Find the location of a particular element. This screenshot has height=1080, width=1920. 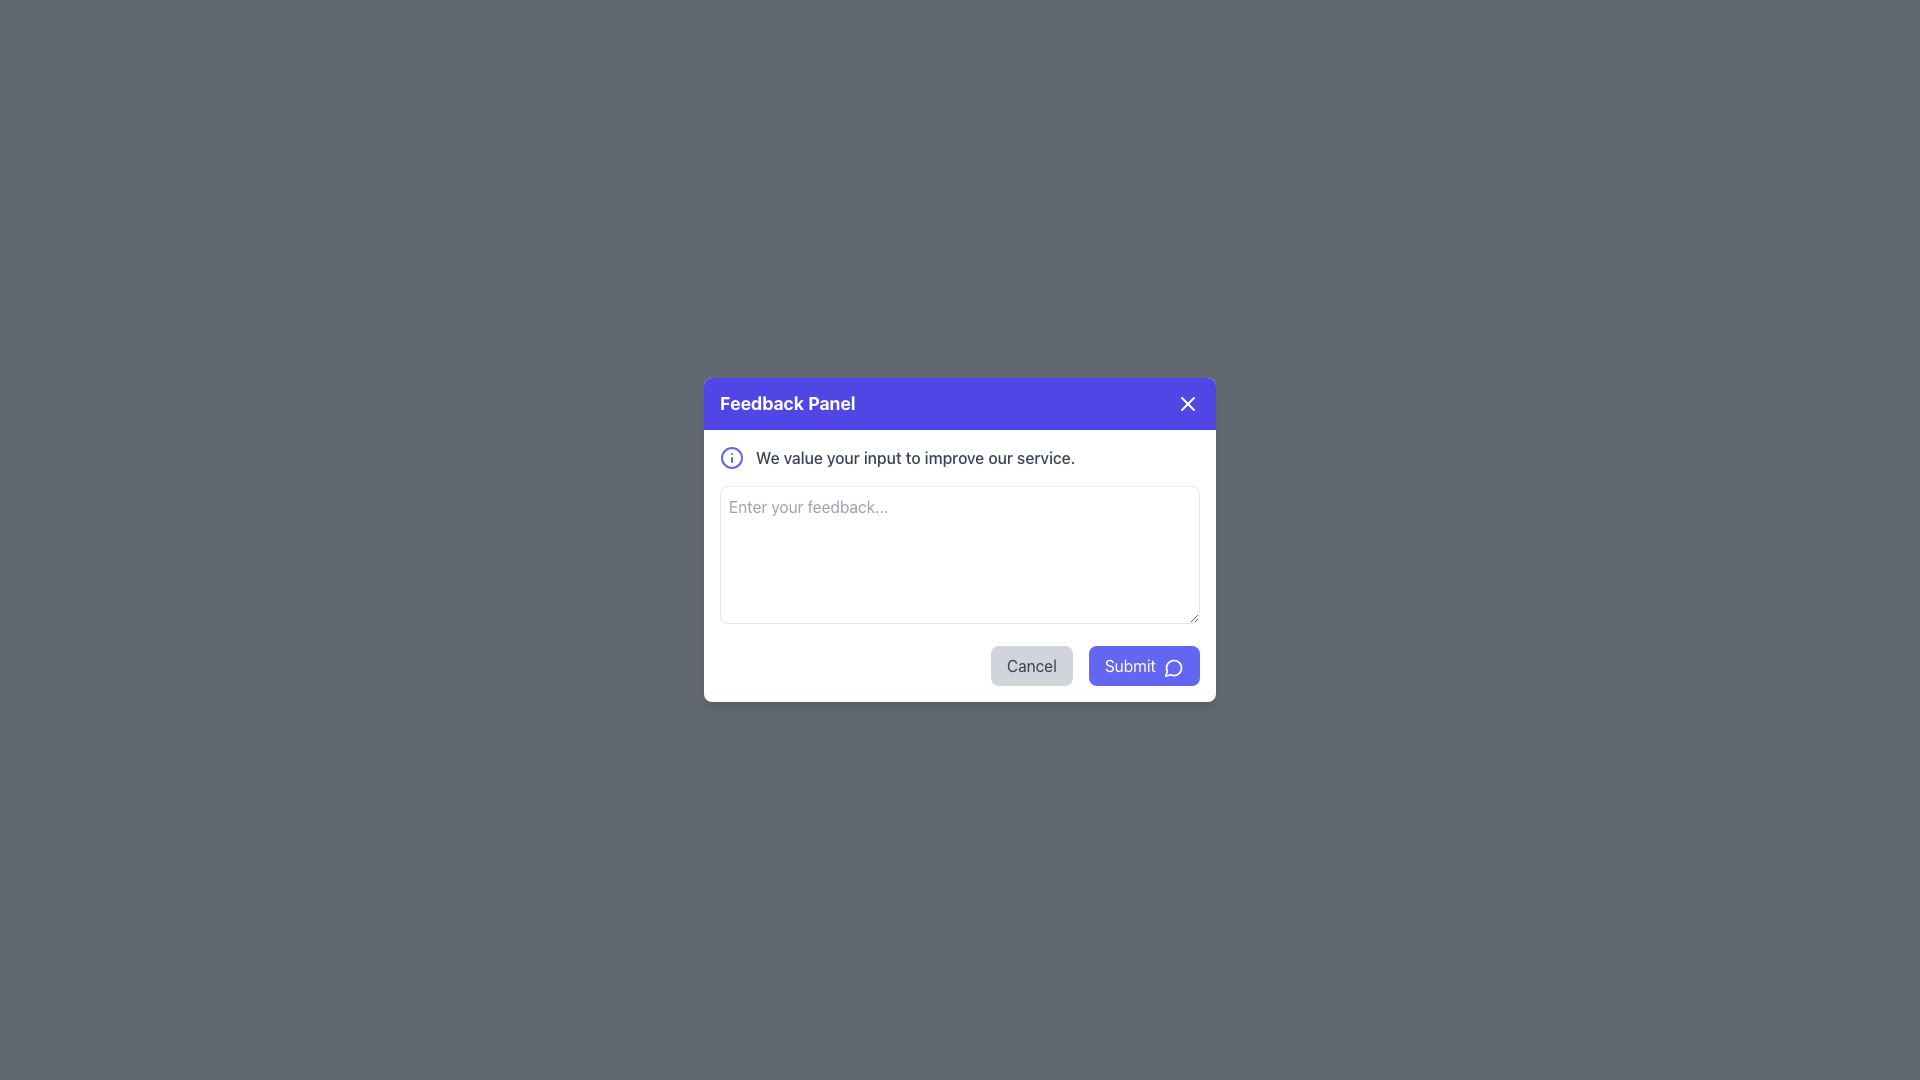

the close button represented by the diagonal line forming part of a cross (X) in the top-right corner of the modal dialog box is located at coordinates (1188, 404).